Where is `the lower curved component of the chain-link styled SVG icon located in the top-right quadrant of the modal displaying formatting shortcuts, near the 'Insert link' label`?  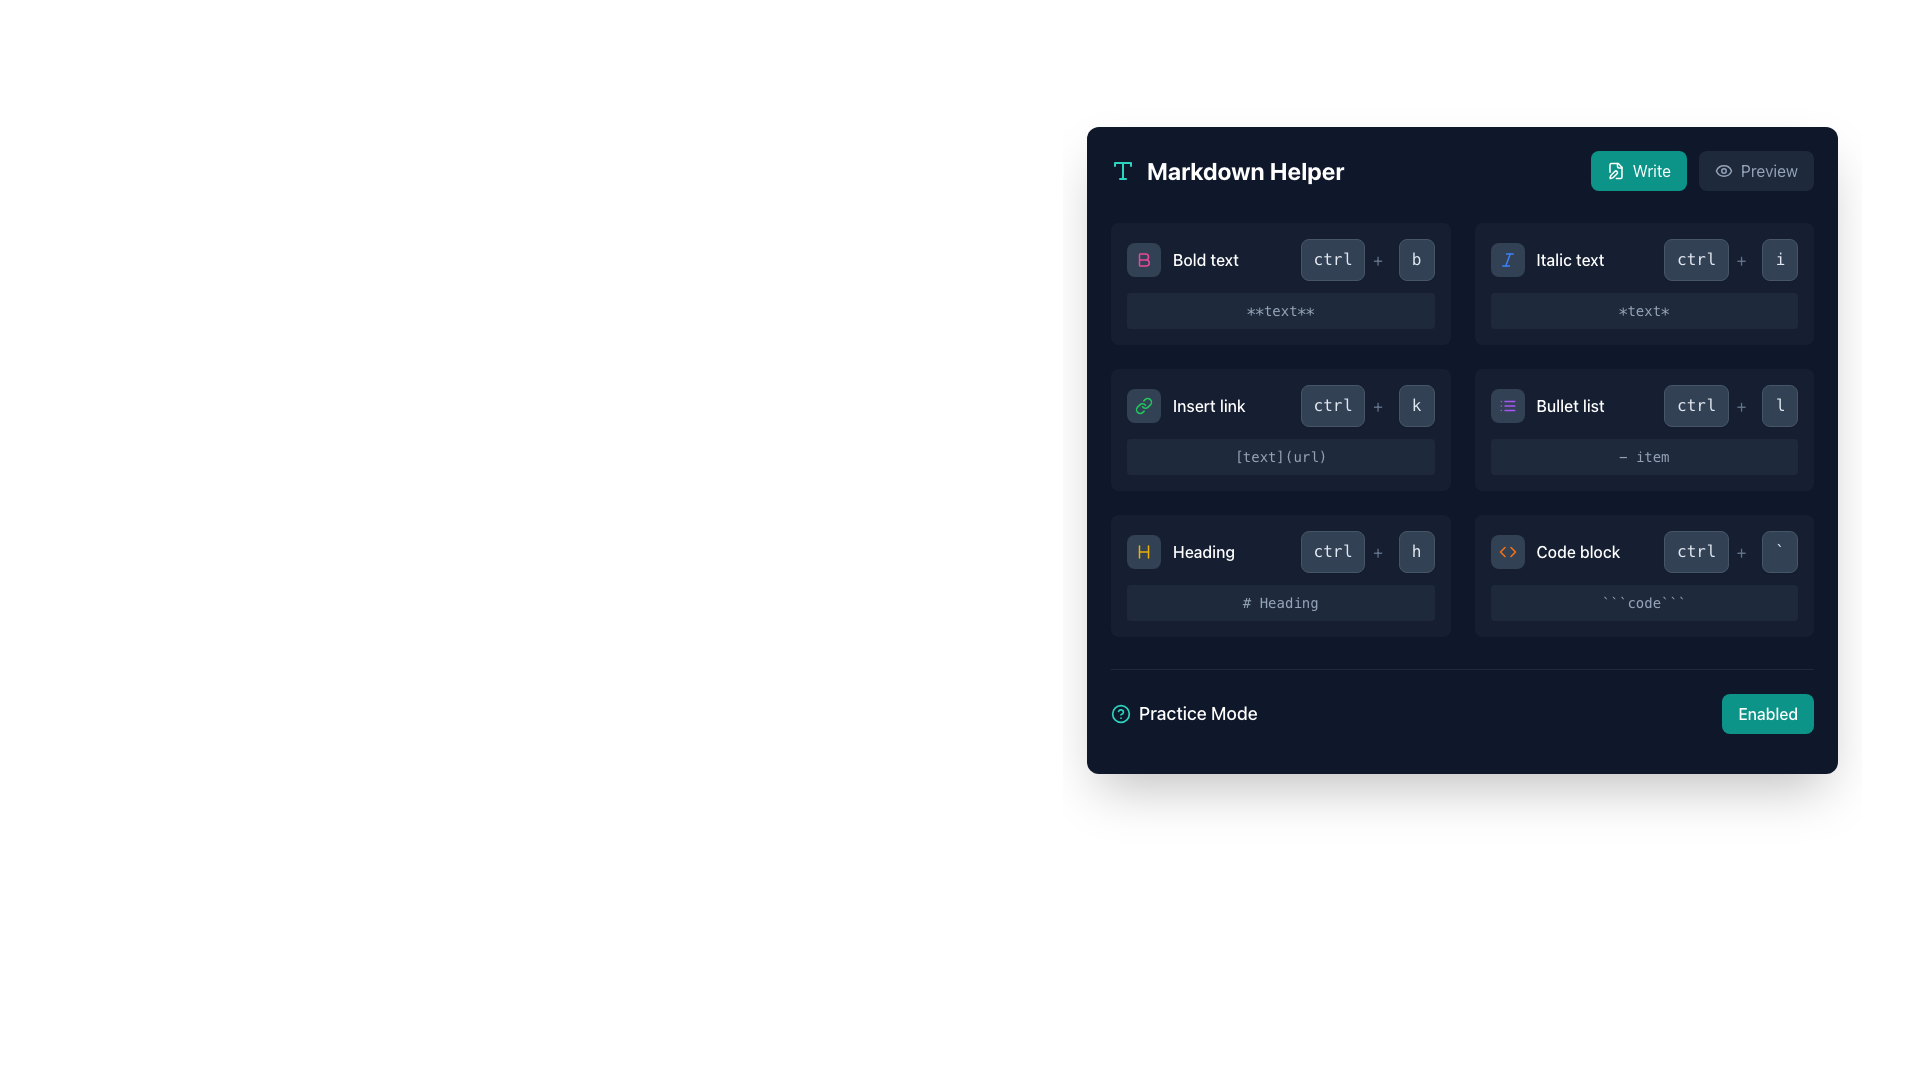
the lower curved component of the chain-link styled SVG icon located in the top-right quadrant of the modal displaying formatting shortcuts, near the 'Insert link' label is located at coordinates (1141, 407).